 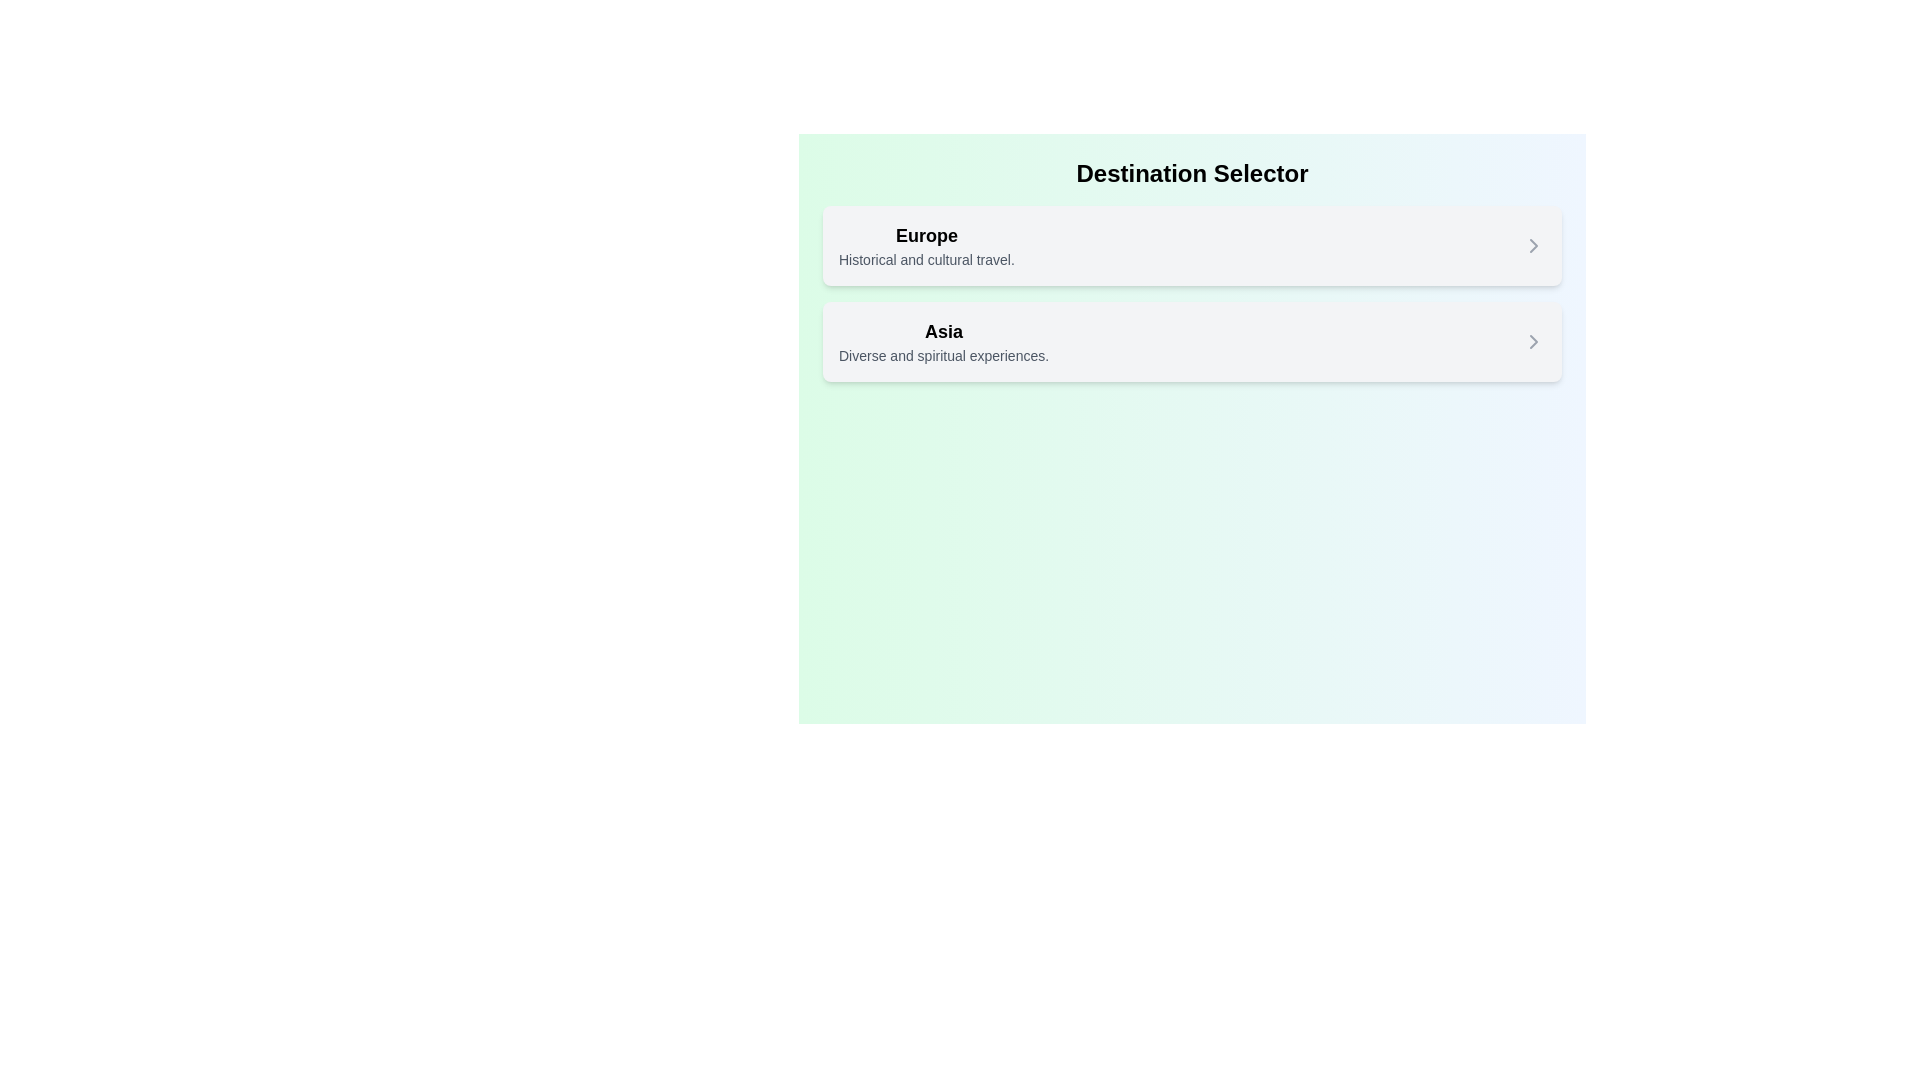 What do you see at coordinates (943, 341) in the screenshot?
I see `the text block labeled 'Asia' which serves as a selection item for the destination within the 'Destination Selector' section` at bounding box center [943, 341].